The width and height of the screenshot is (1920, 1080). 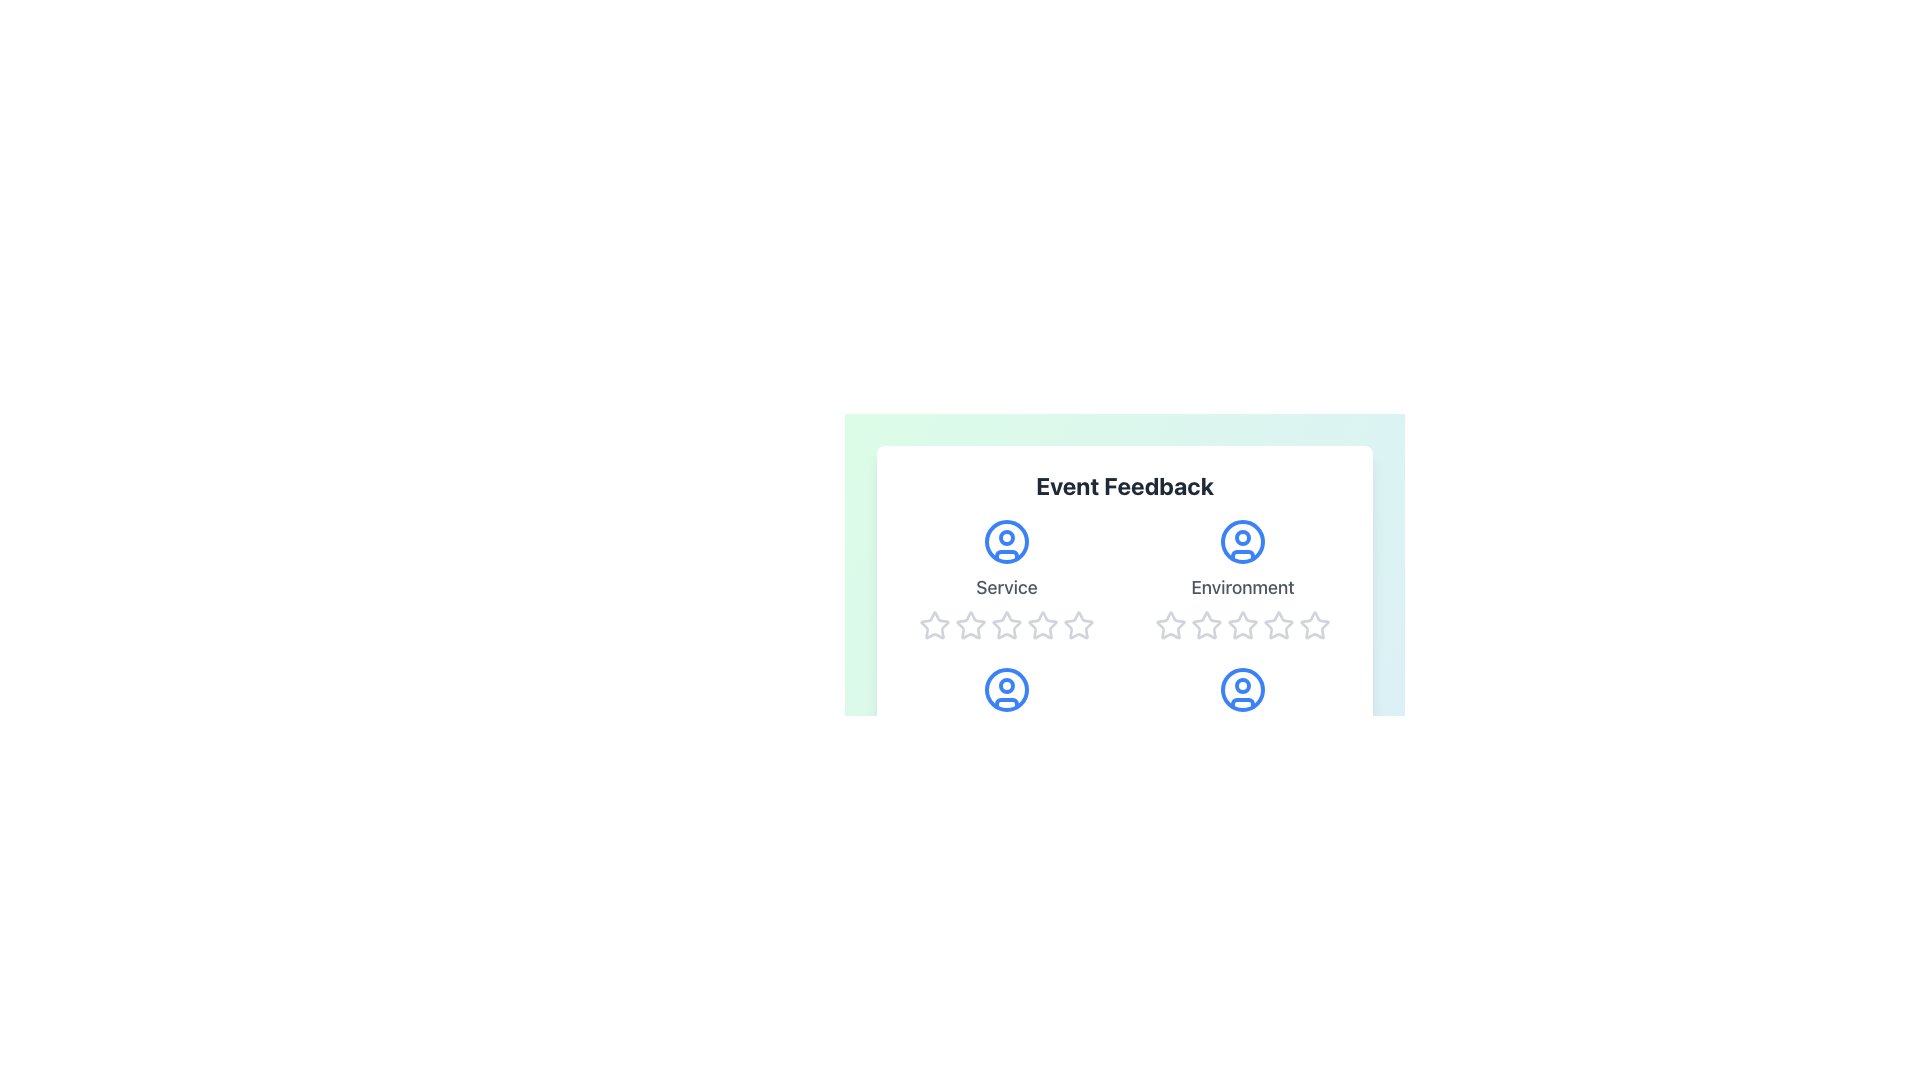 I want to click on the second star in the rating input under the 'Service' label in the 'Event Feedback' section, so click(x=970, y=624).